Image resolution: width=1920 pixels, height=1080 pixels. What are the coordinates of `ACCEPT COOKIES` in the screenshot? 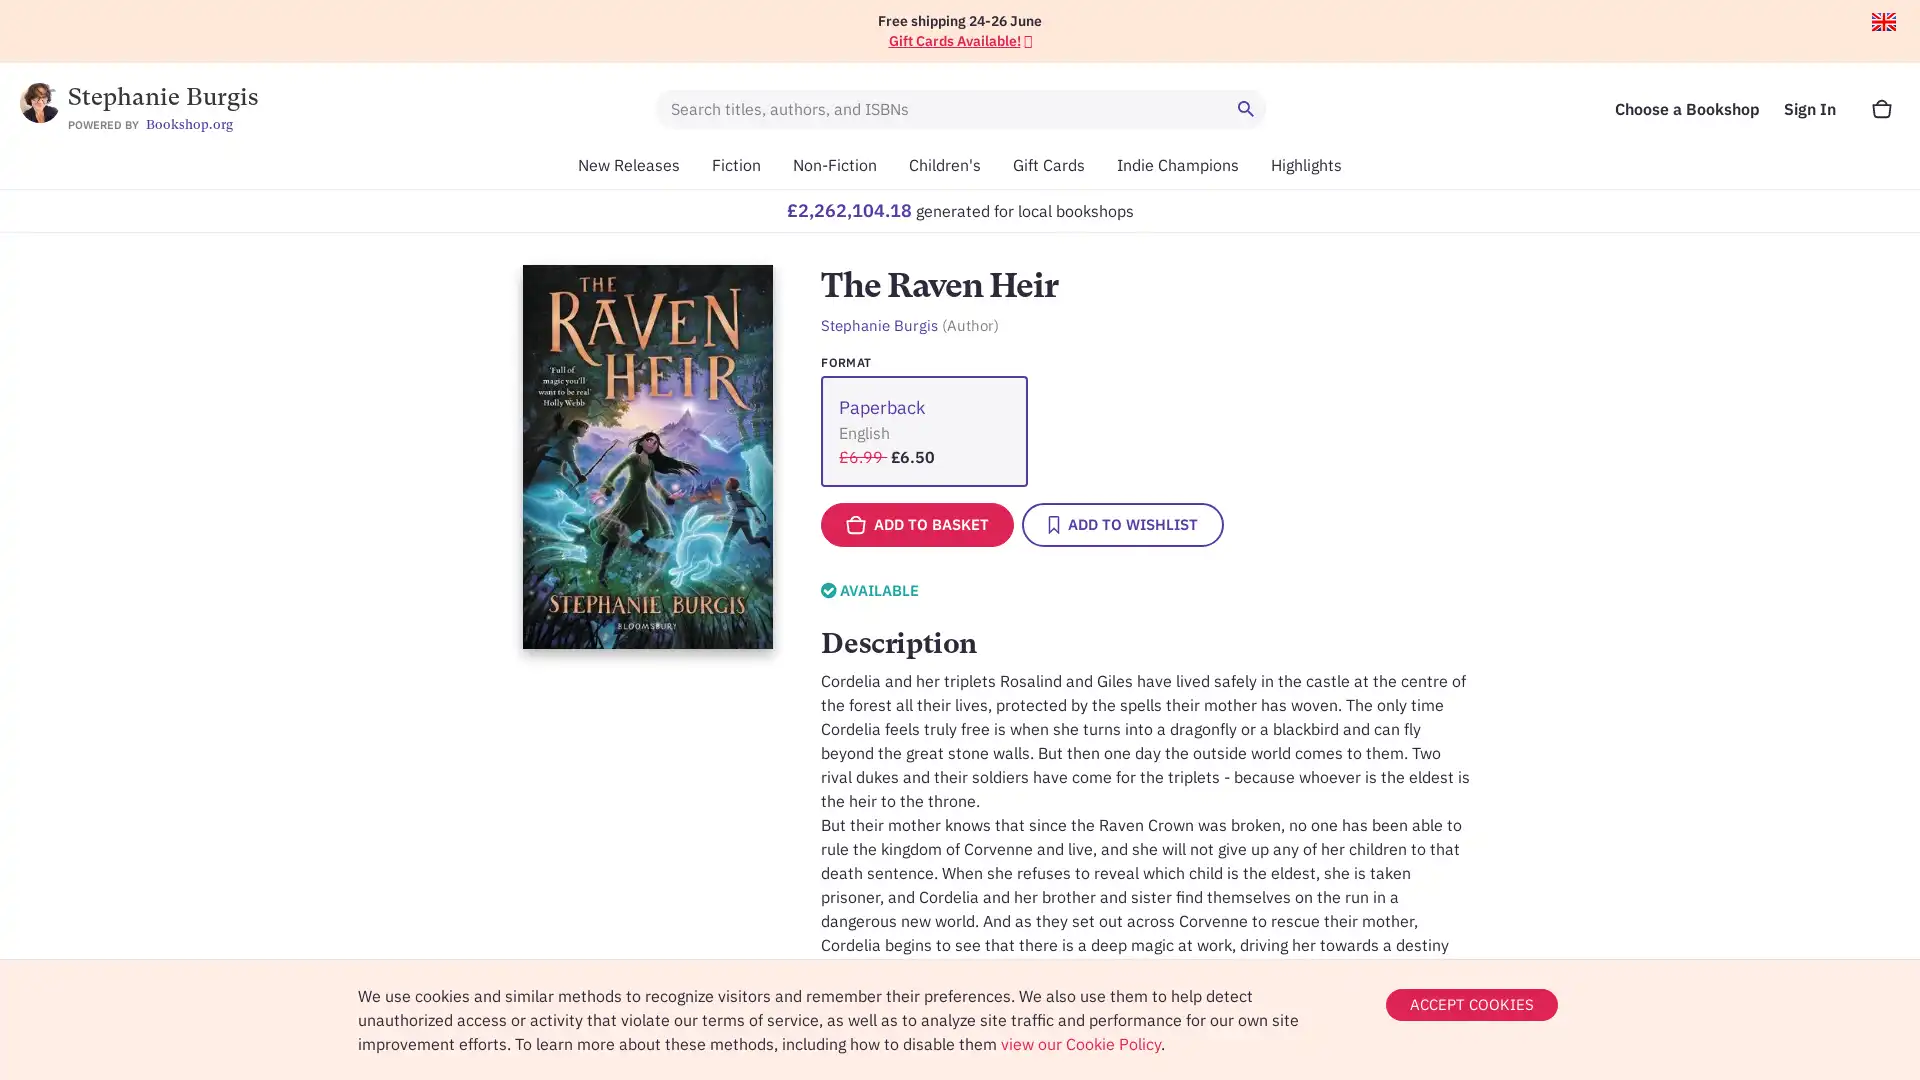 It's located at (1470, 1004).